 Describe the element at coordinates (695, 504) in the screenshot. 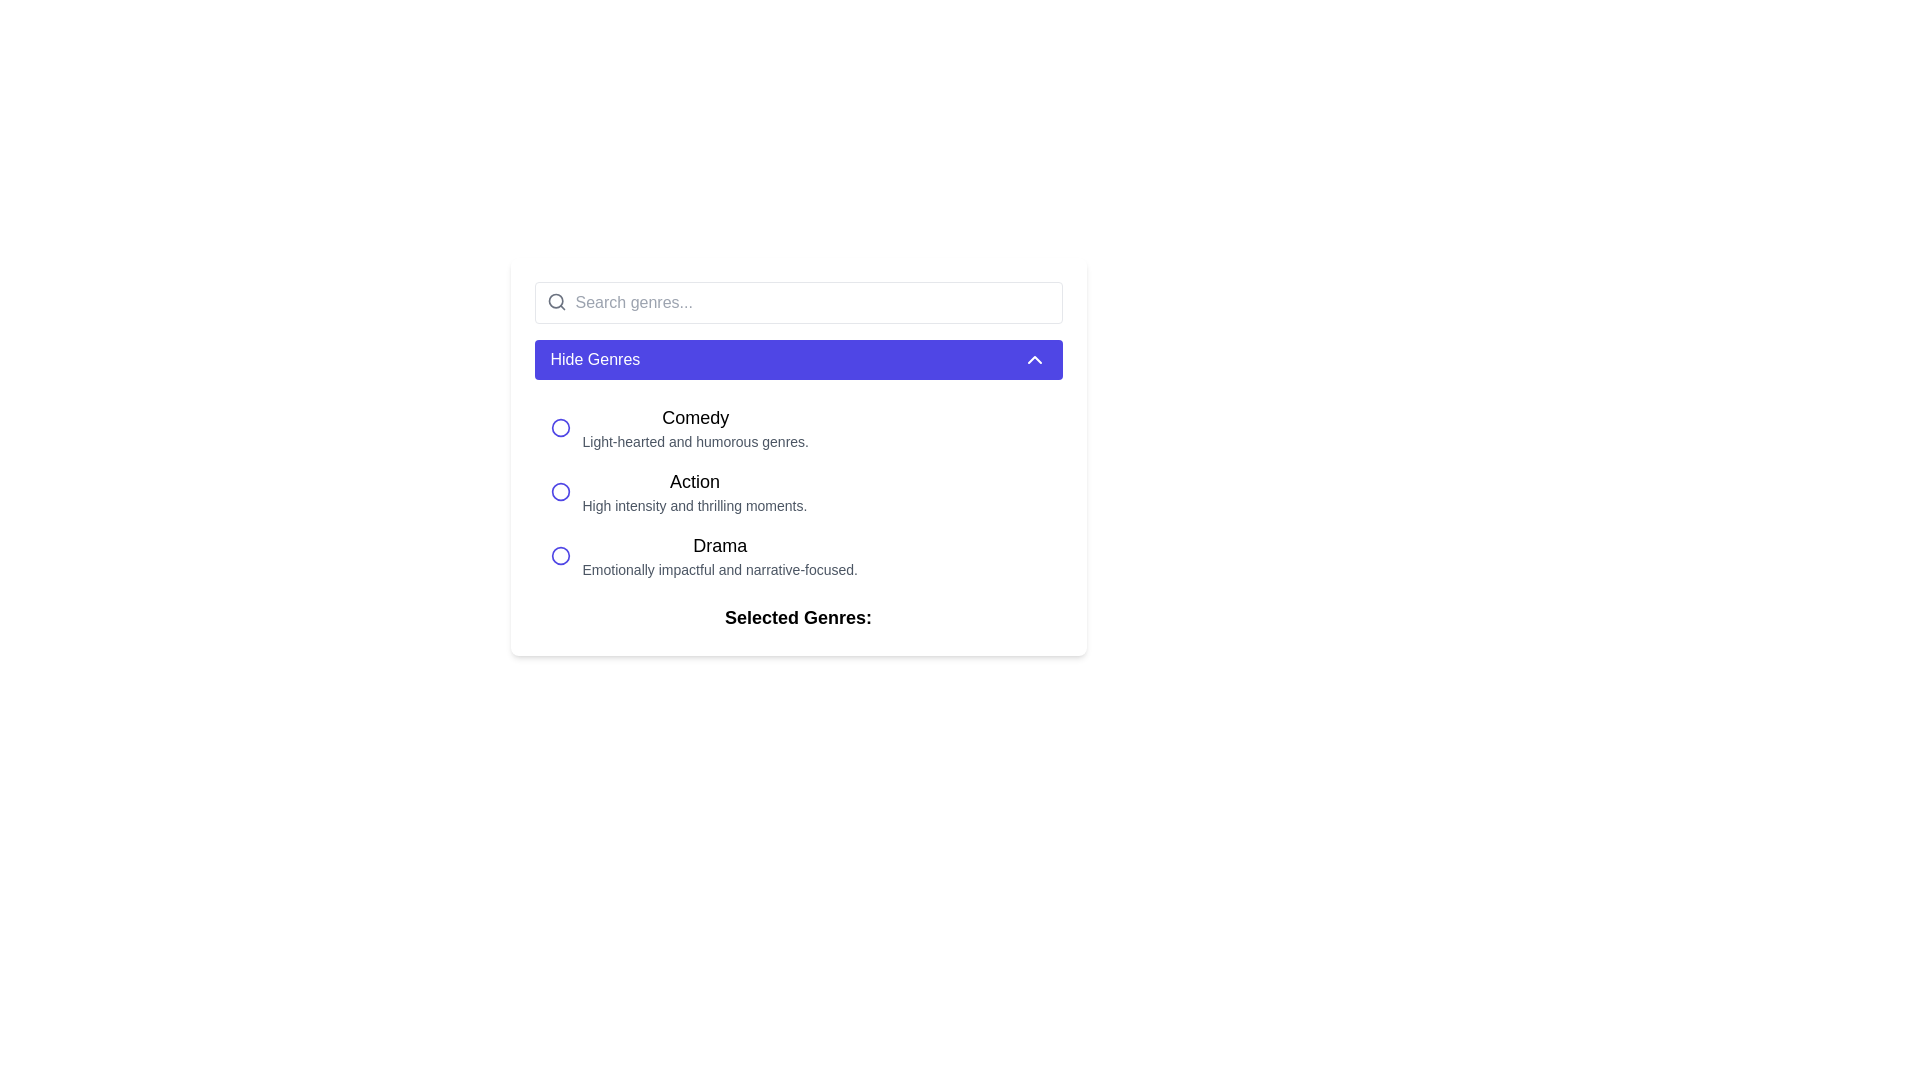

I see `the descriptive text element located directly below the 'Action' label in the genre selector, which provides additional context about the 'Action' genre` at that location.